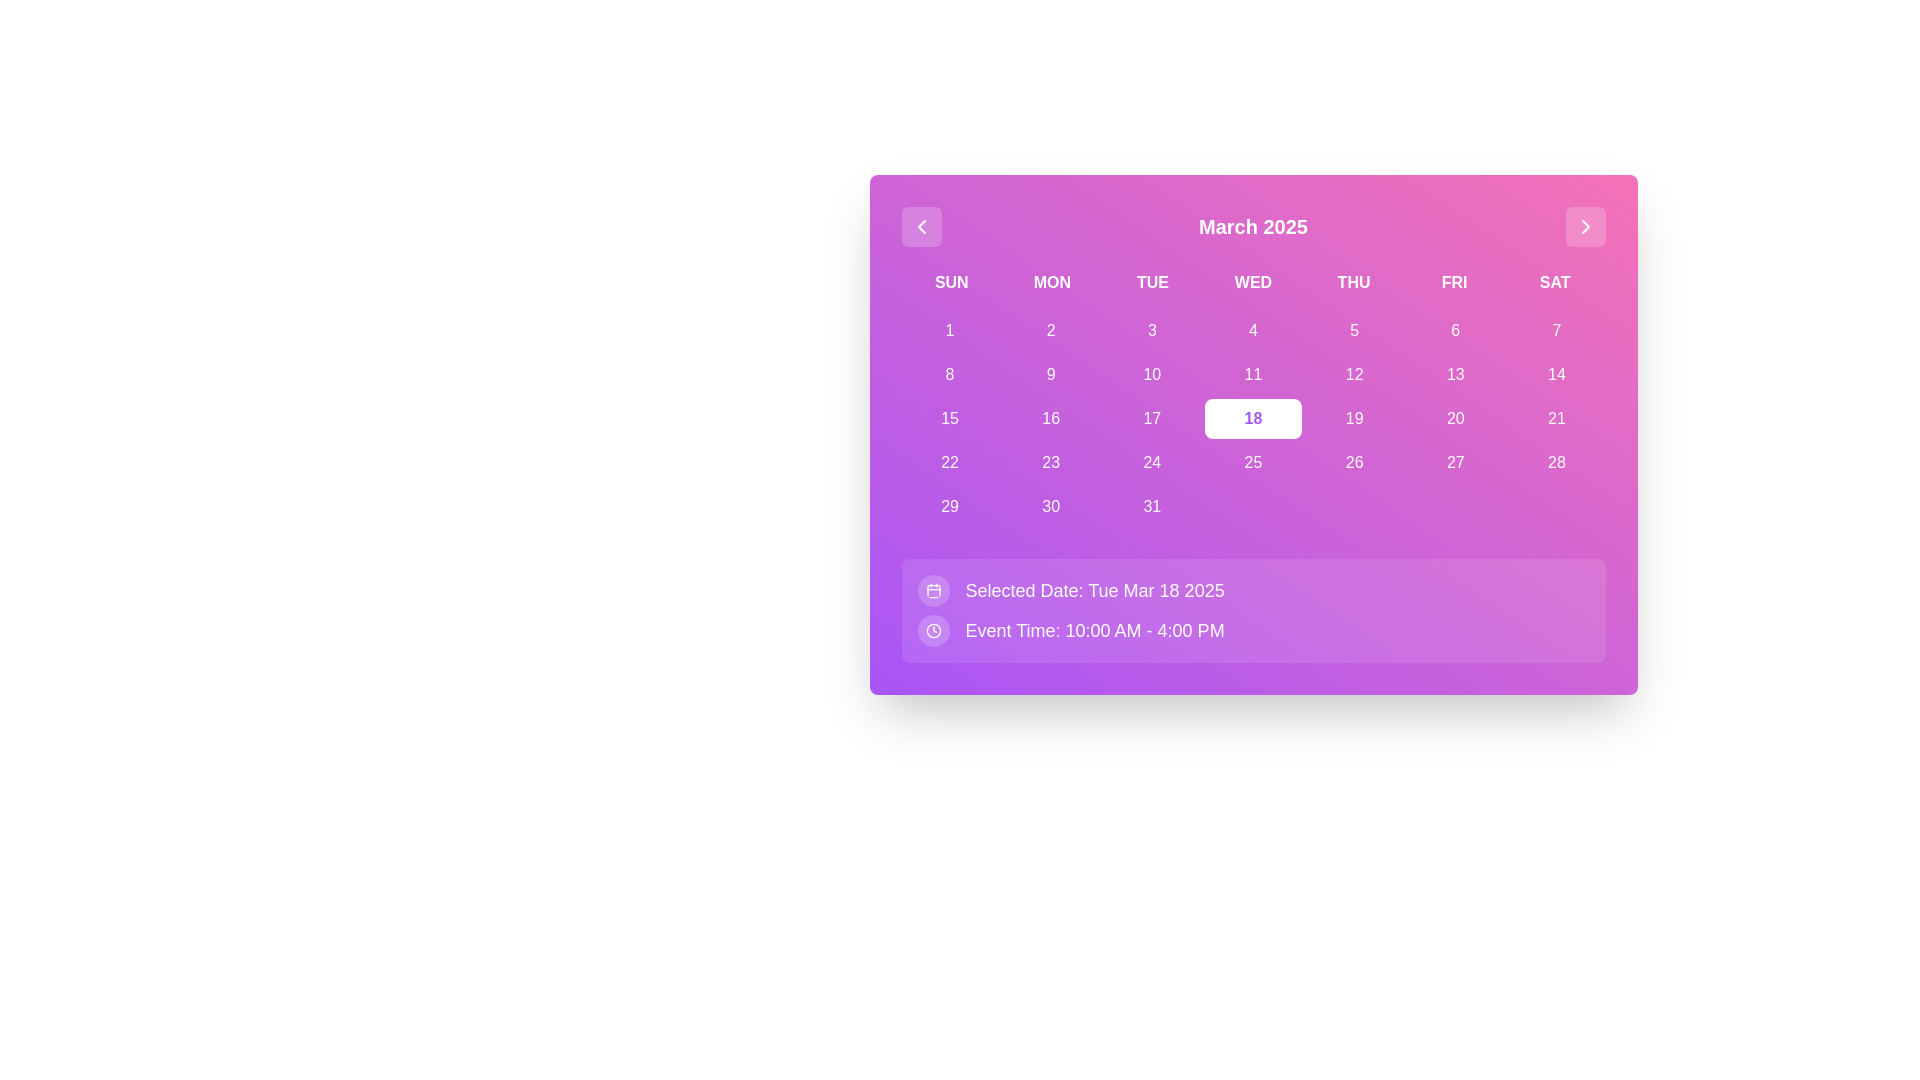 The height and width of the screenshot is (1080, 1920). What do you see at coordinates (1354, 374) in the screenshot?
I see `the calendar cell displaying the number '12' located under the 'THU' column` at bounding box center [1354, 374].